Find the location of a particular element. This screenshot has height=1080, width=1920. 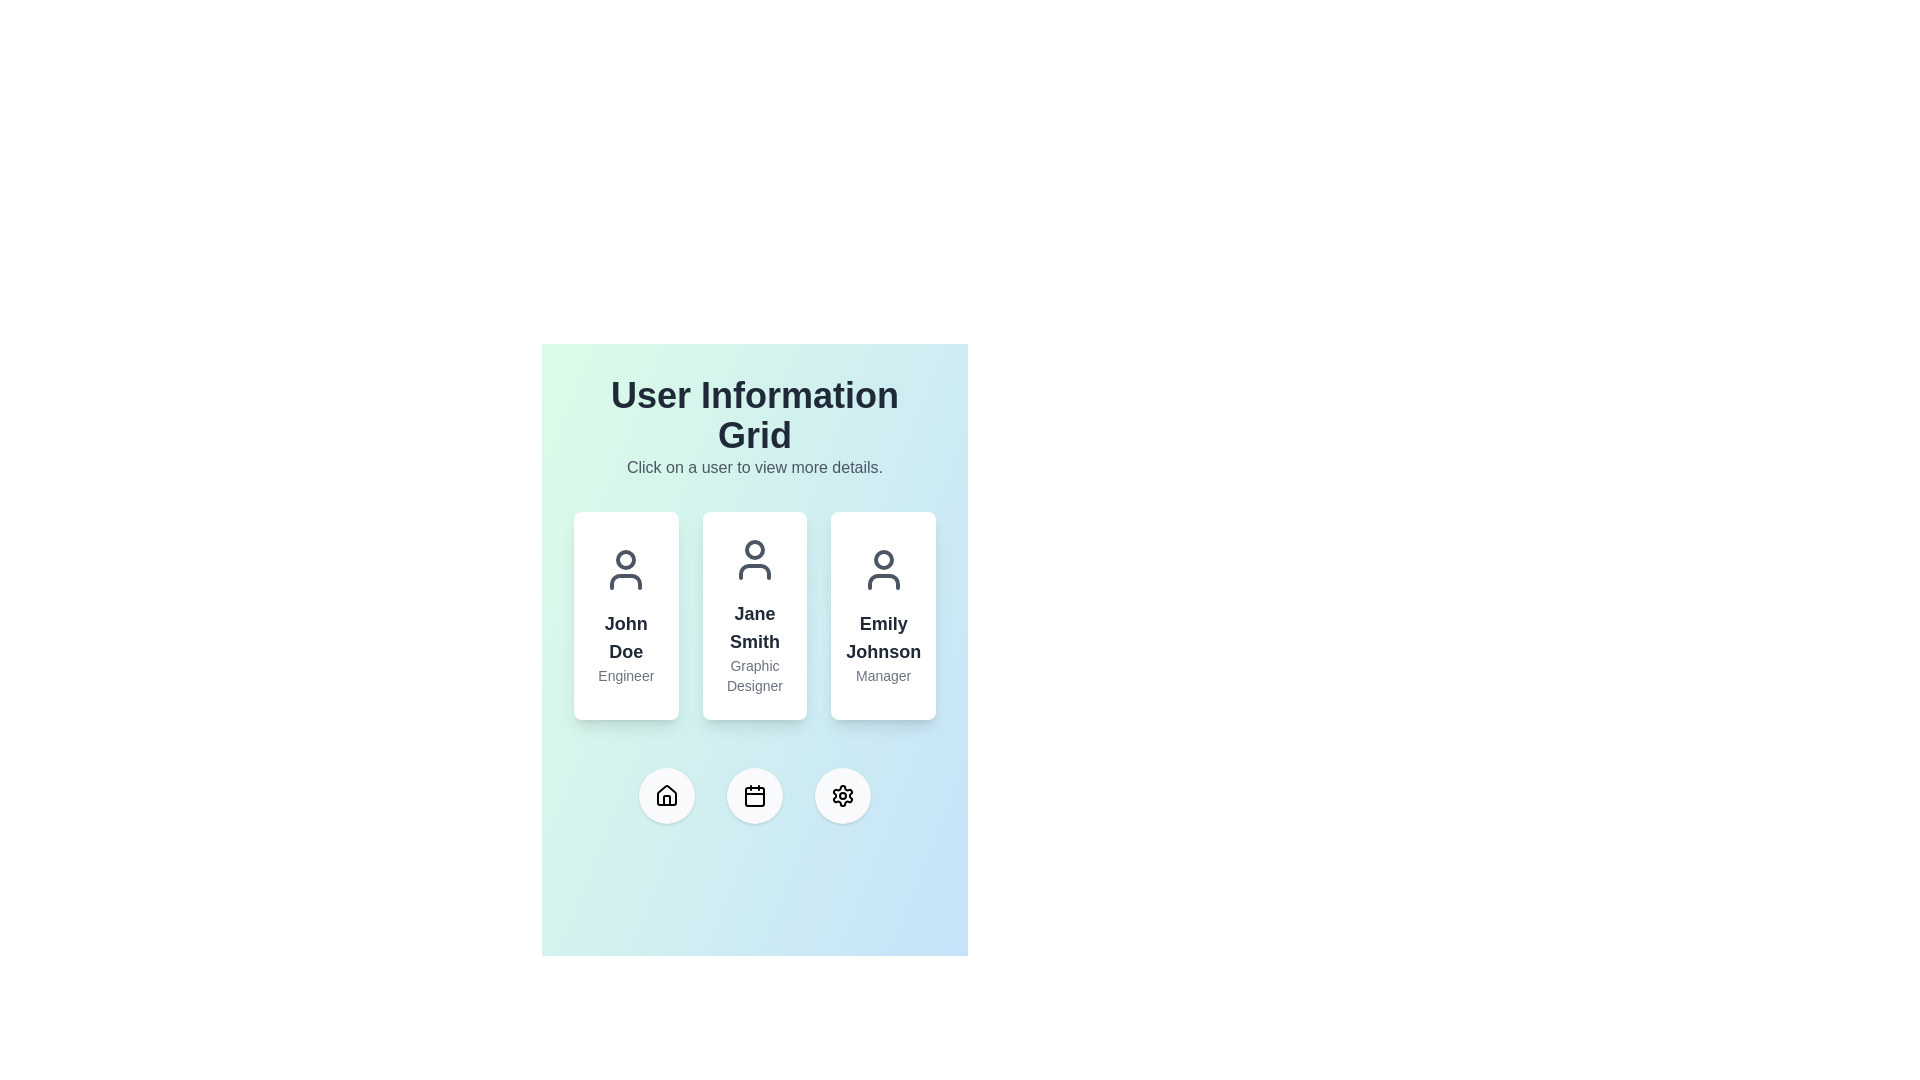

the Text label that serves as a designation label for the individual depicted in the card, located directly below the 'Jane Smith' text in the center card of a three-column user information grid is located at coordinates (753, 675).